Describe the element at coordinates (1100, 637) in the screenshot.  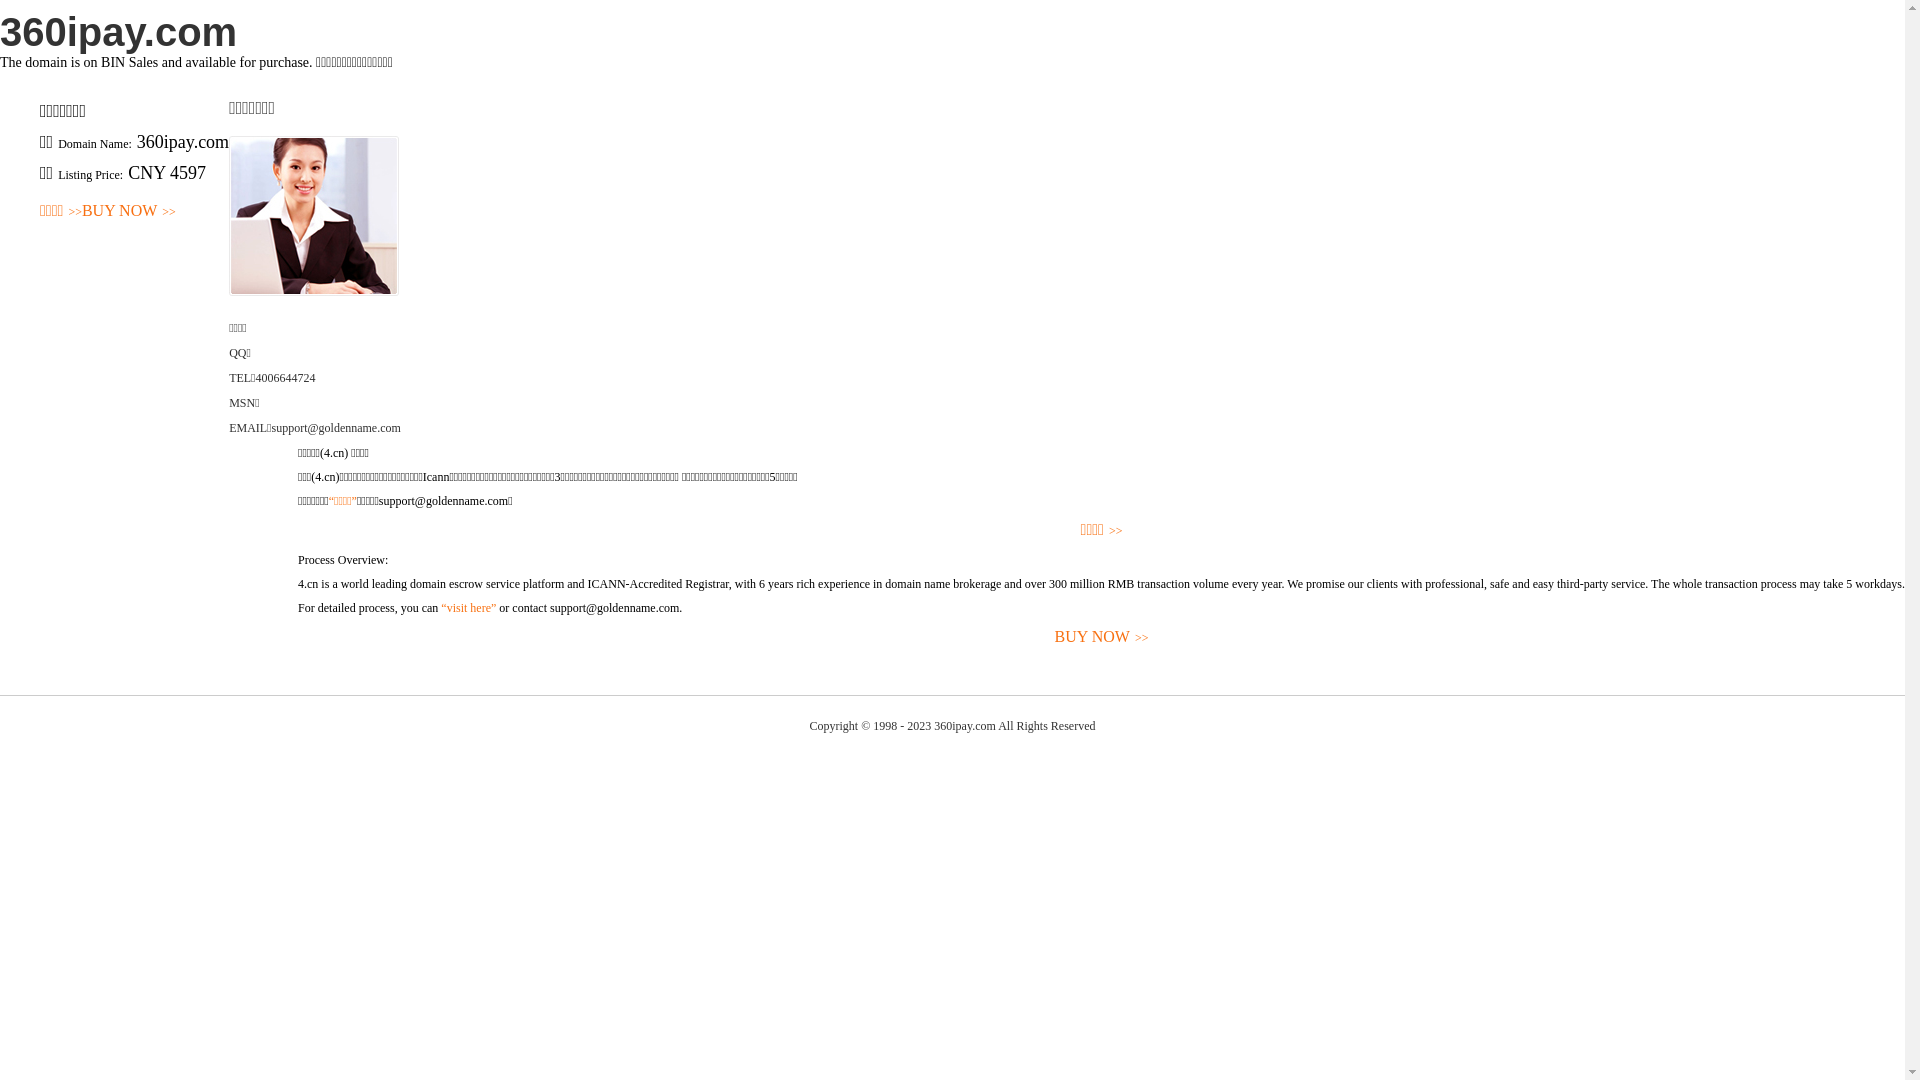
I see `'BUY NOW>>'` at that location.